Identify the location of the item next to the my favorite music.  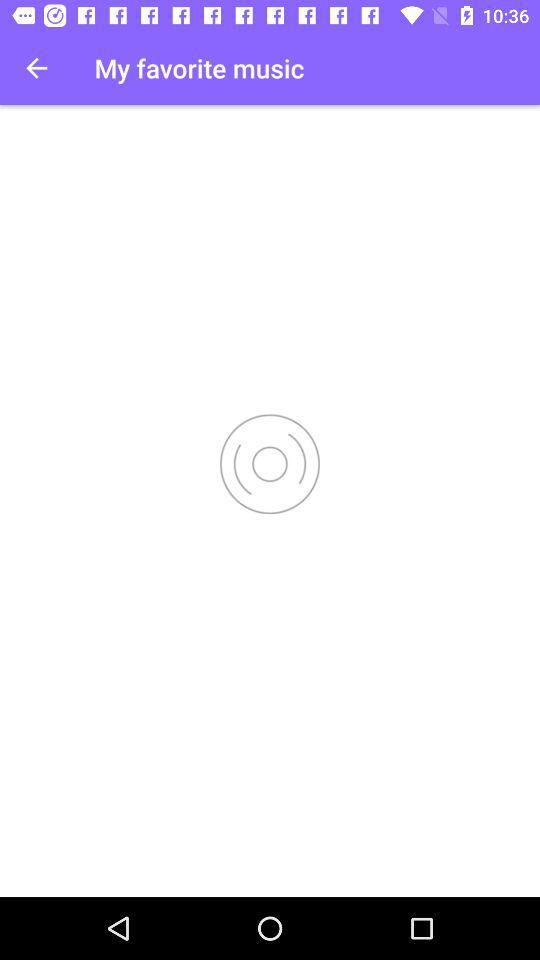
(36, 68).